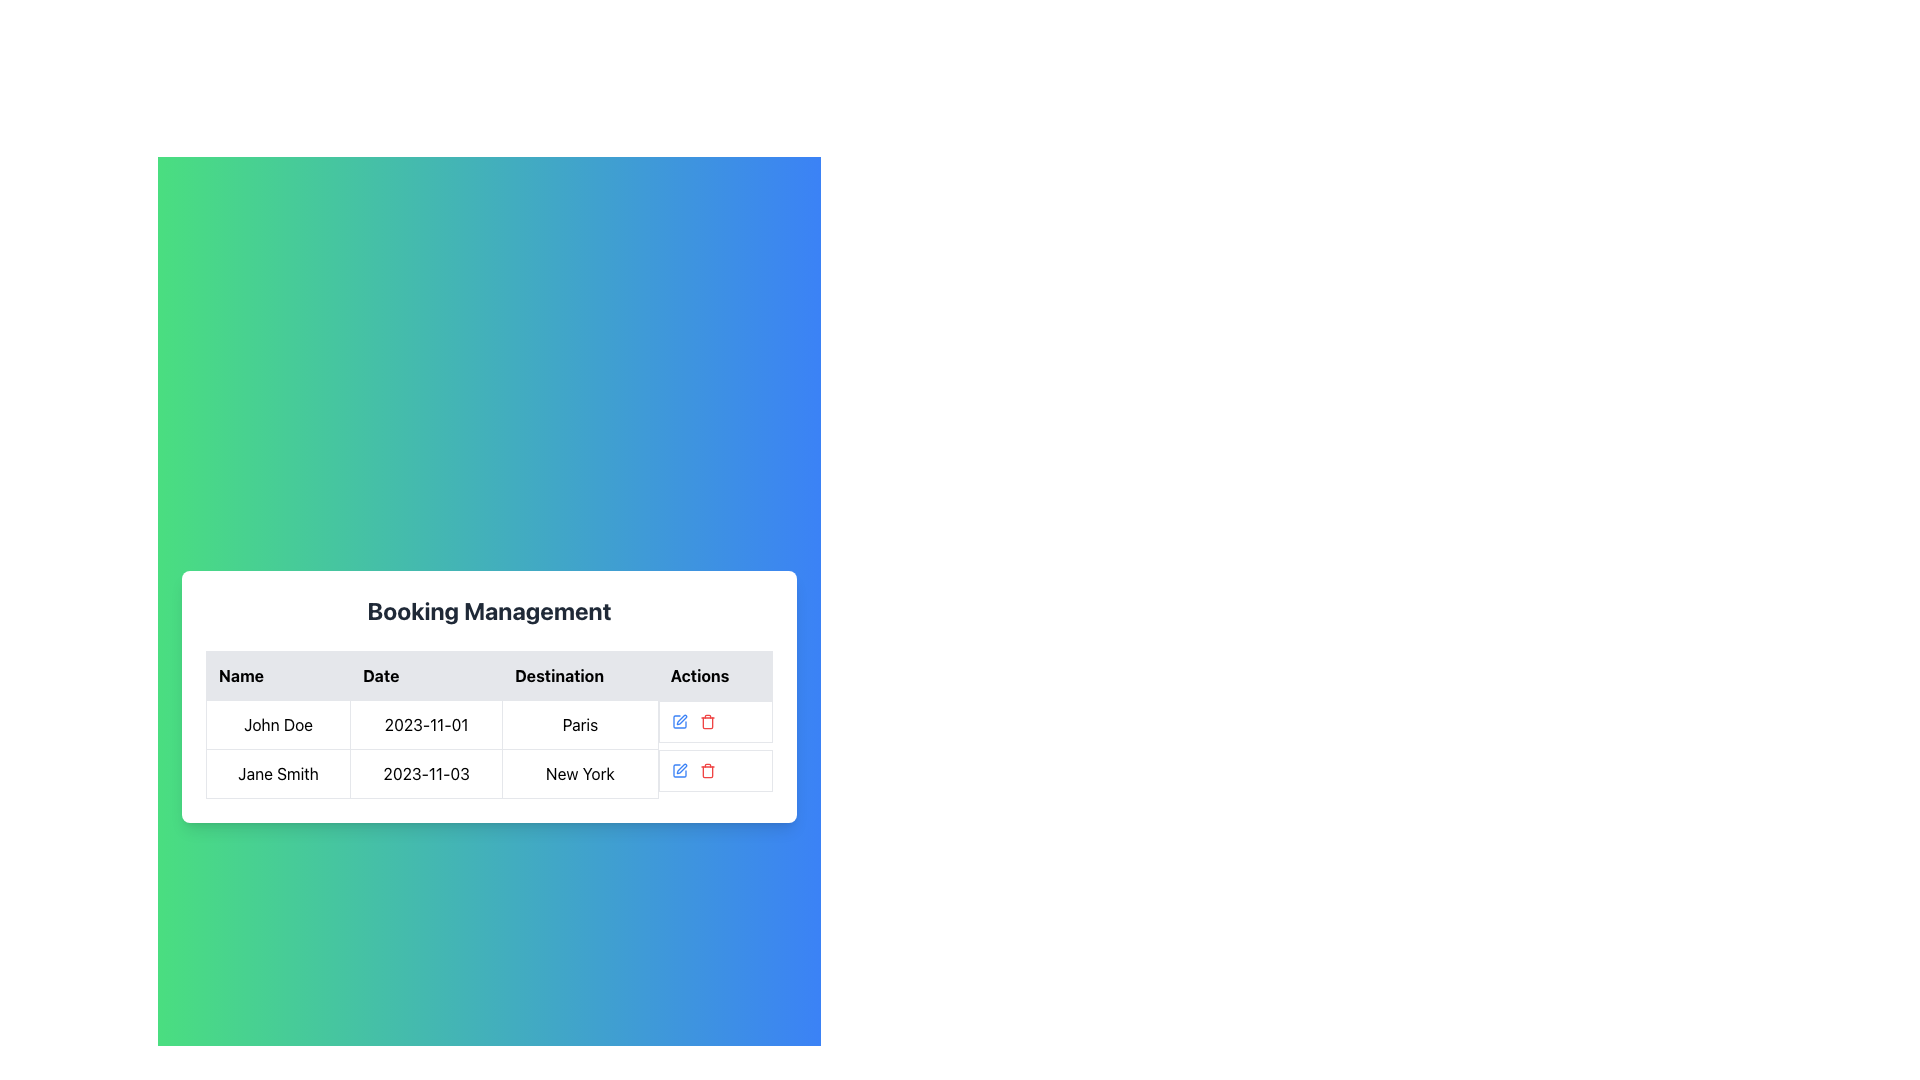 Image resolution: width=1920 pixels, height=1080 pixels. I want to click on the table cell containing the text 'John Doe' located in the first row under the 'Name' column, so click(277, 725).